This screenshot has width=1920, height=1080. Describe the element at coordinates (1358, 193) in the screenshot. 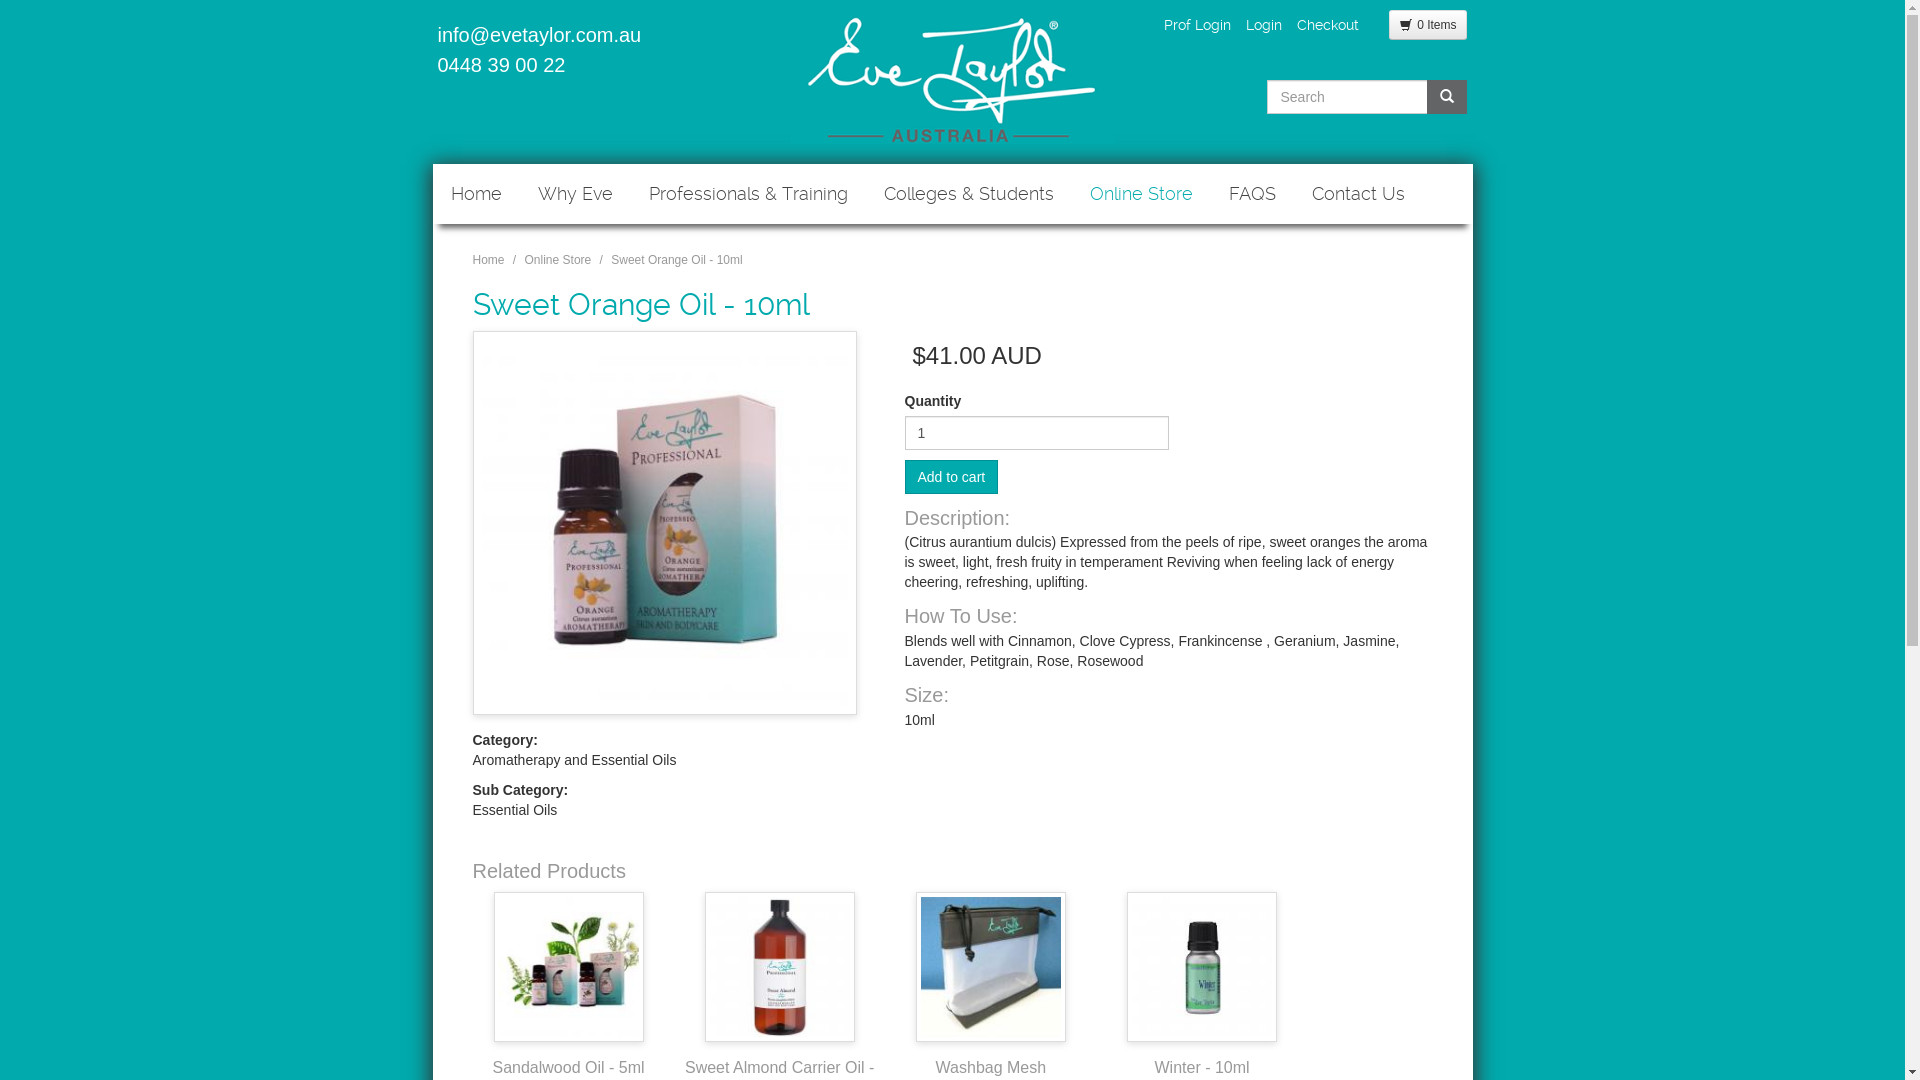

I see `'Contact Us'` at that location.